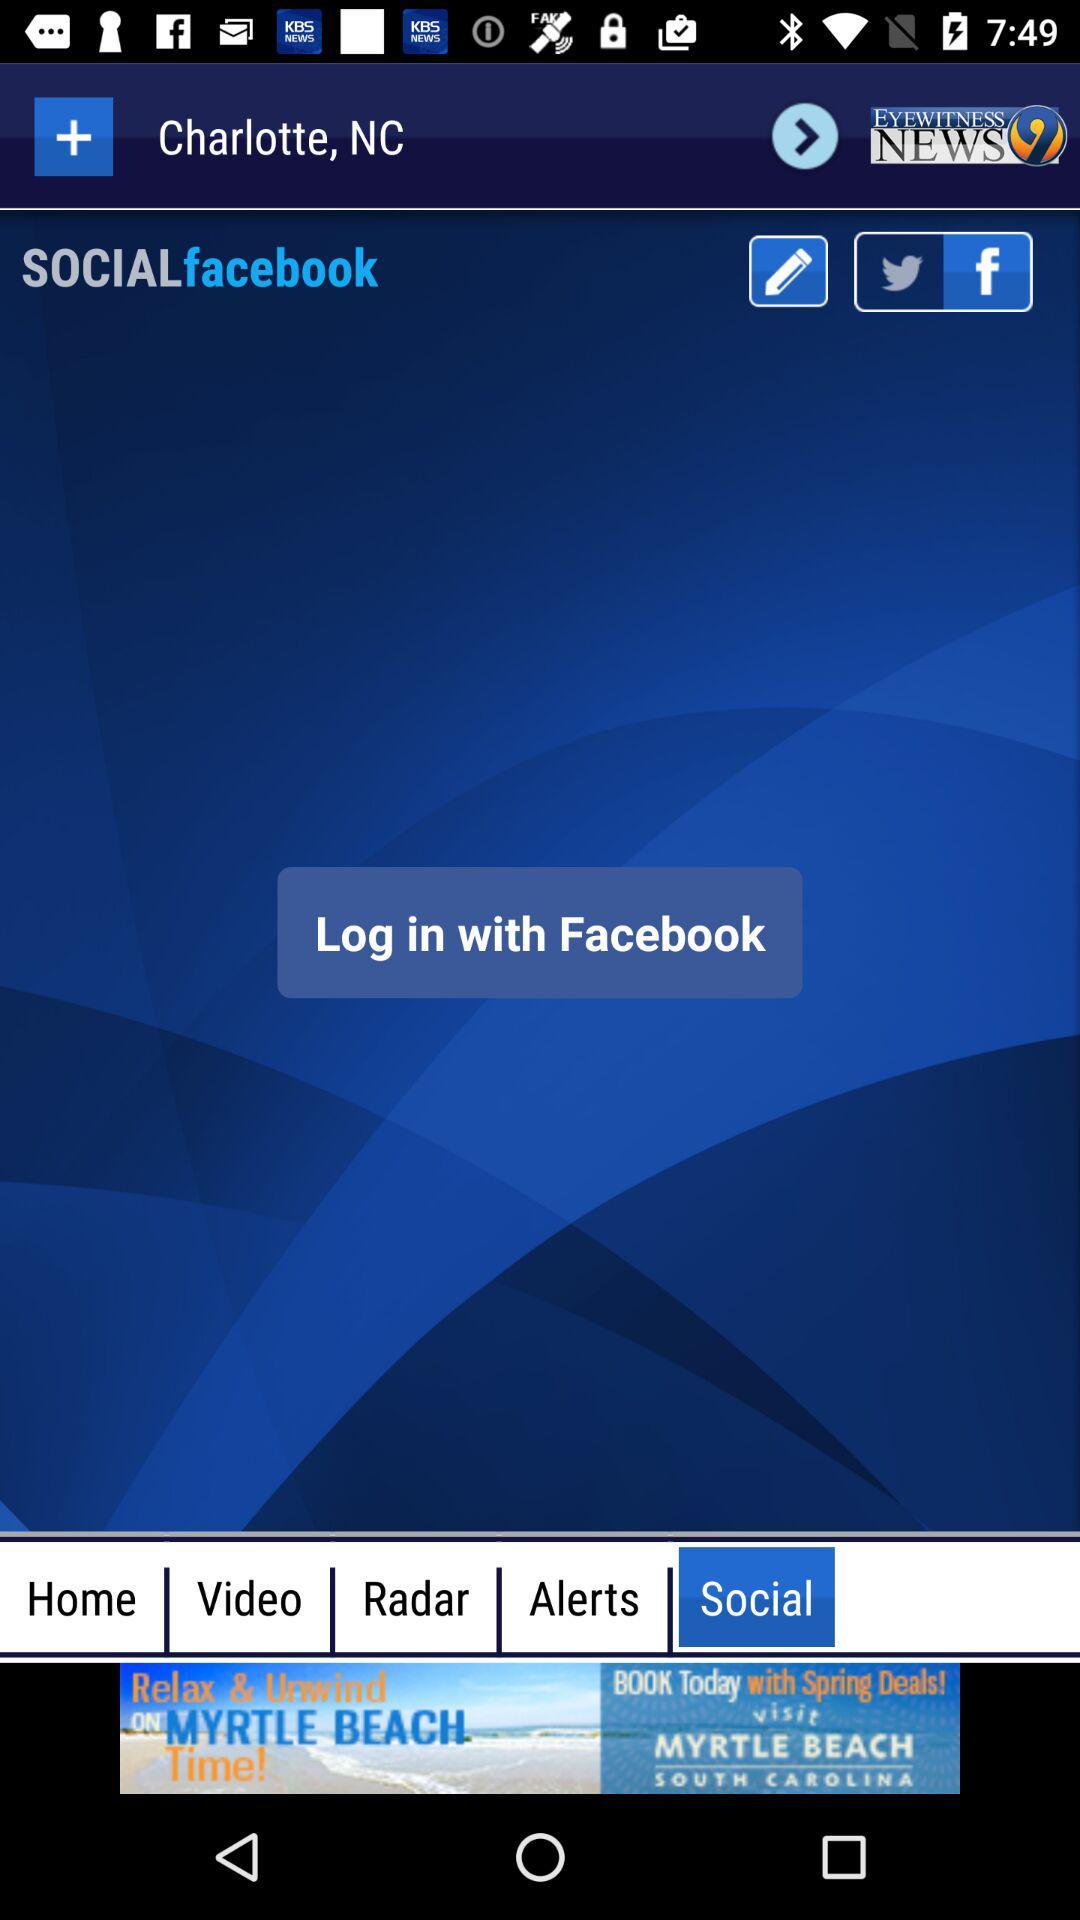  What do you see at coordinates (967, 135) in the screenshot?
I see `app home page` at bounding box center [967, 135].